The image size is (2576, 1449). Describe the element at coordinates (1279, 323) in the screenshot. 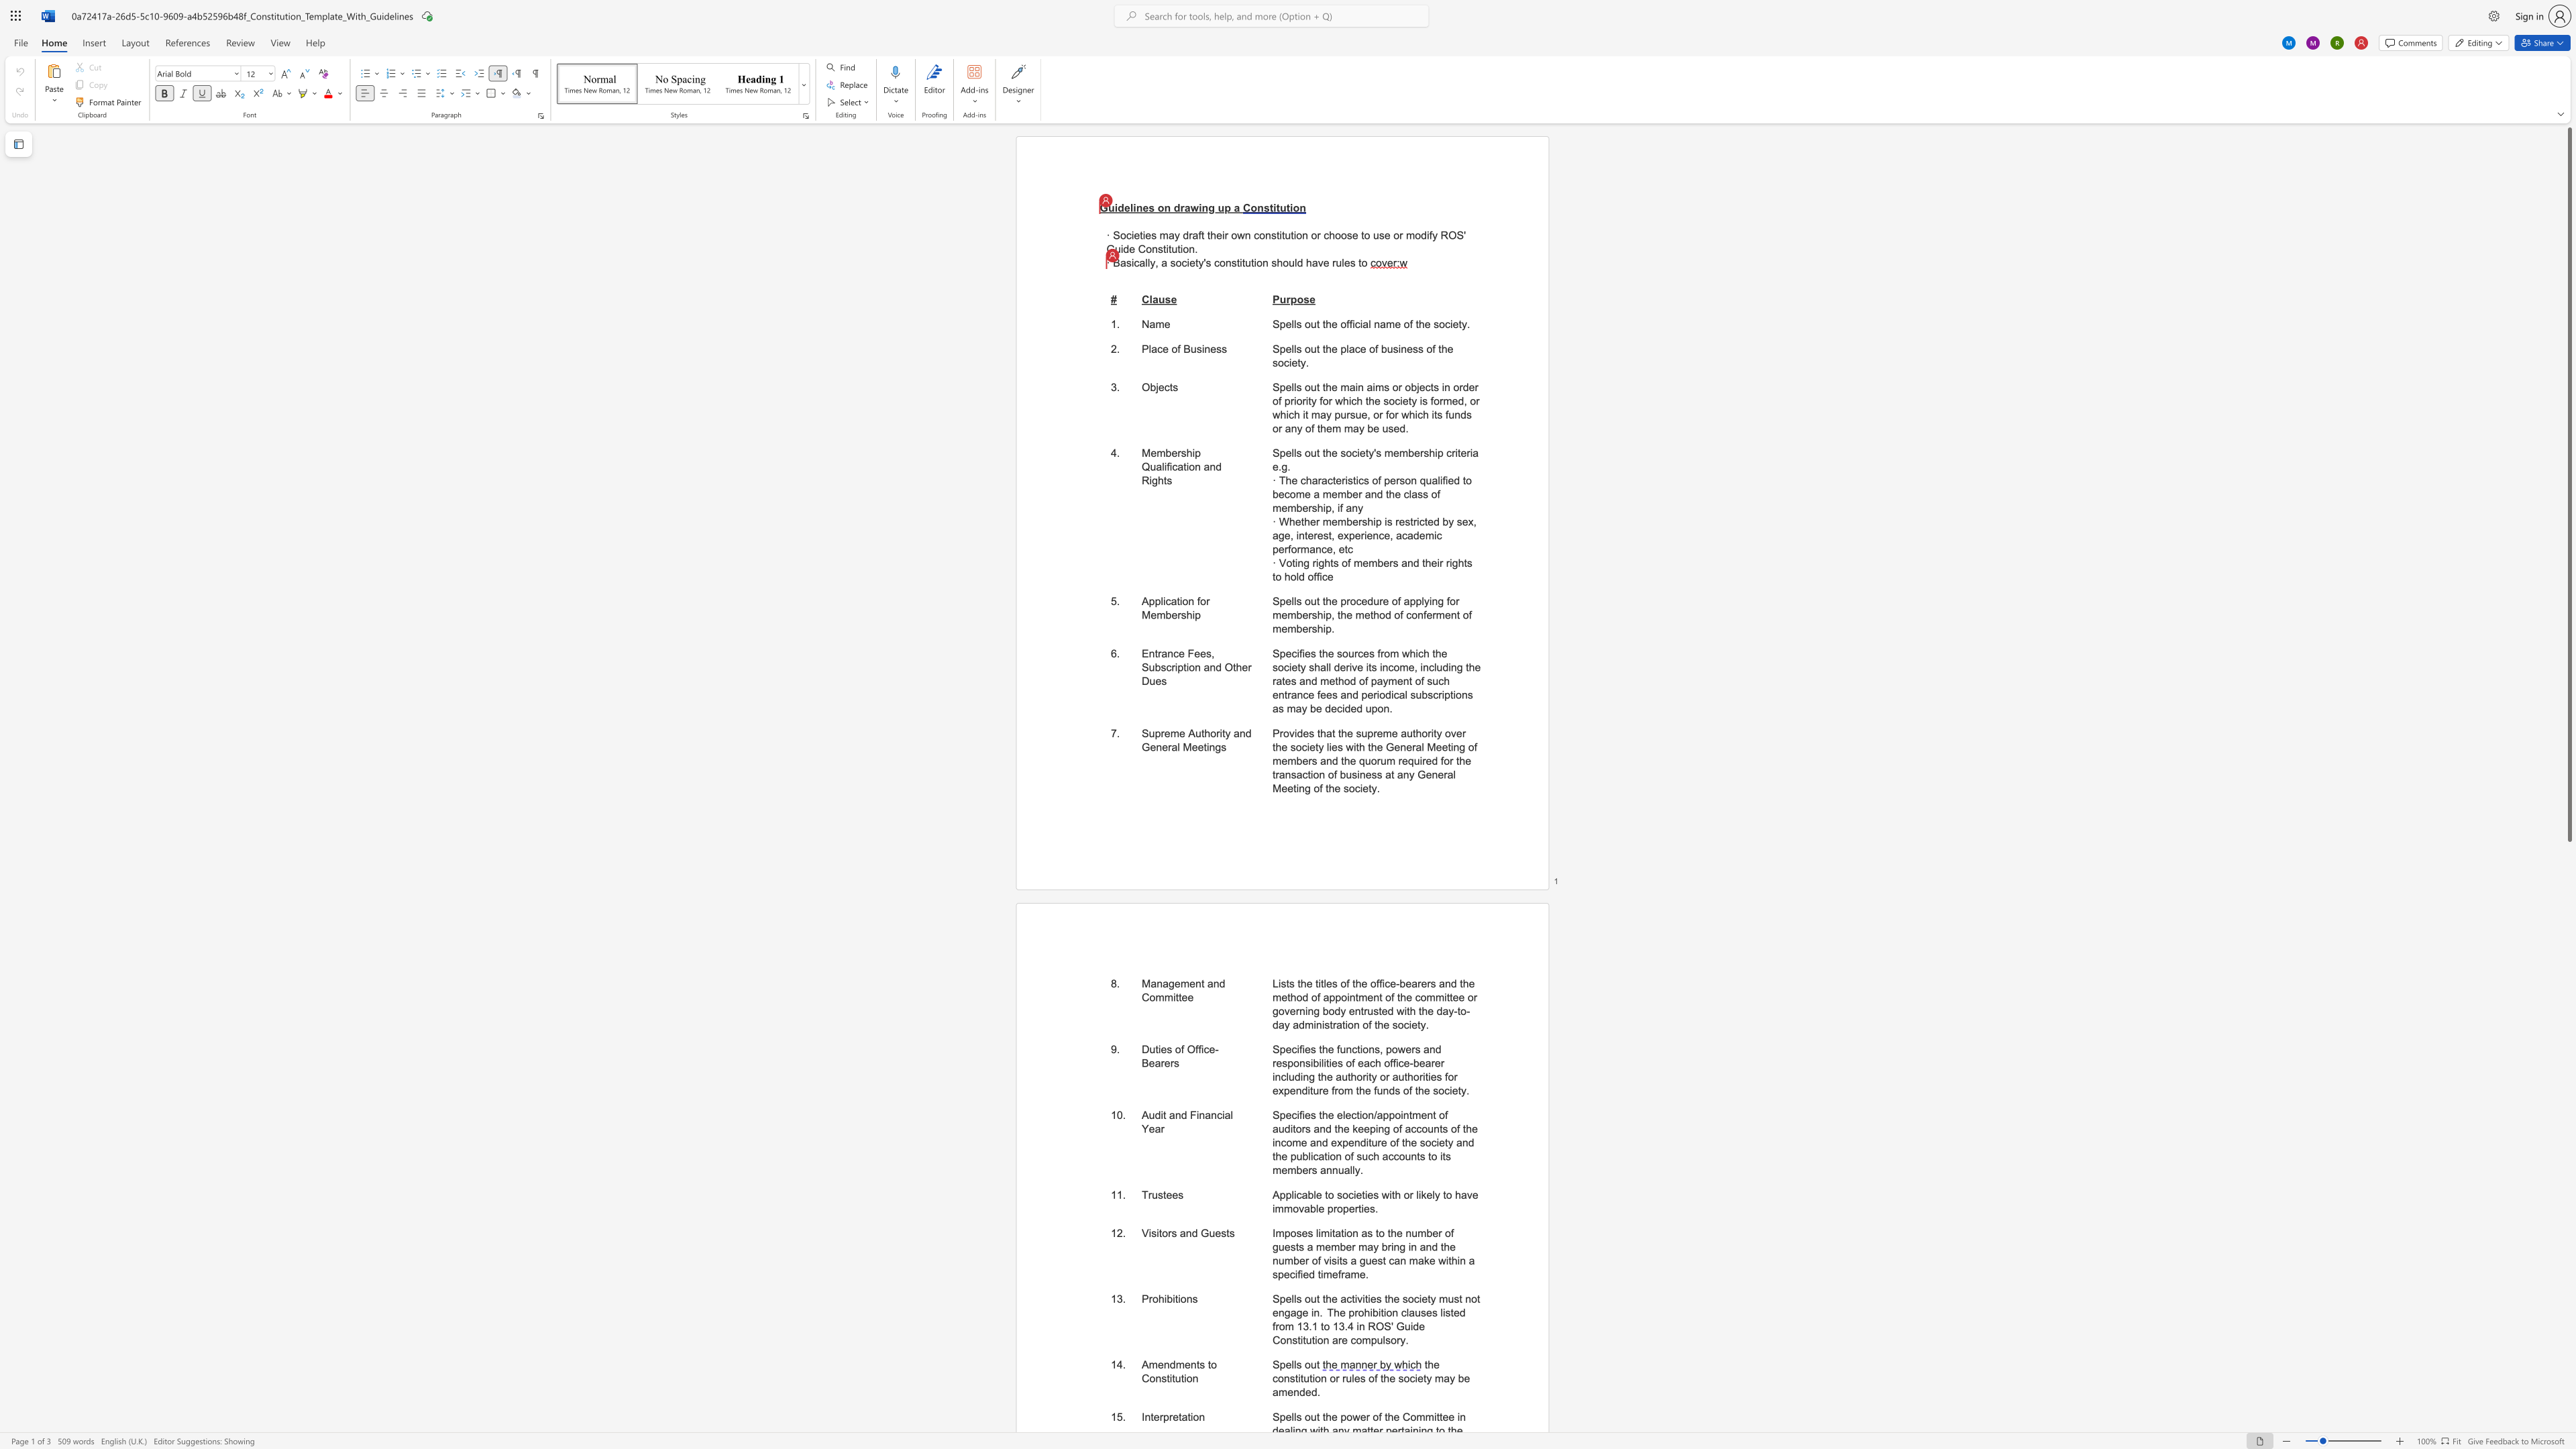

I see `the subset text "pells out the official n" within the text "Spells out the official name of the society."` at that location.